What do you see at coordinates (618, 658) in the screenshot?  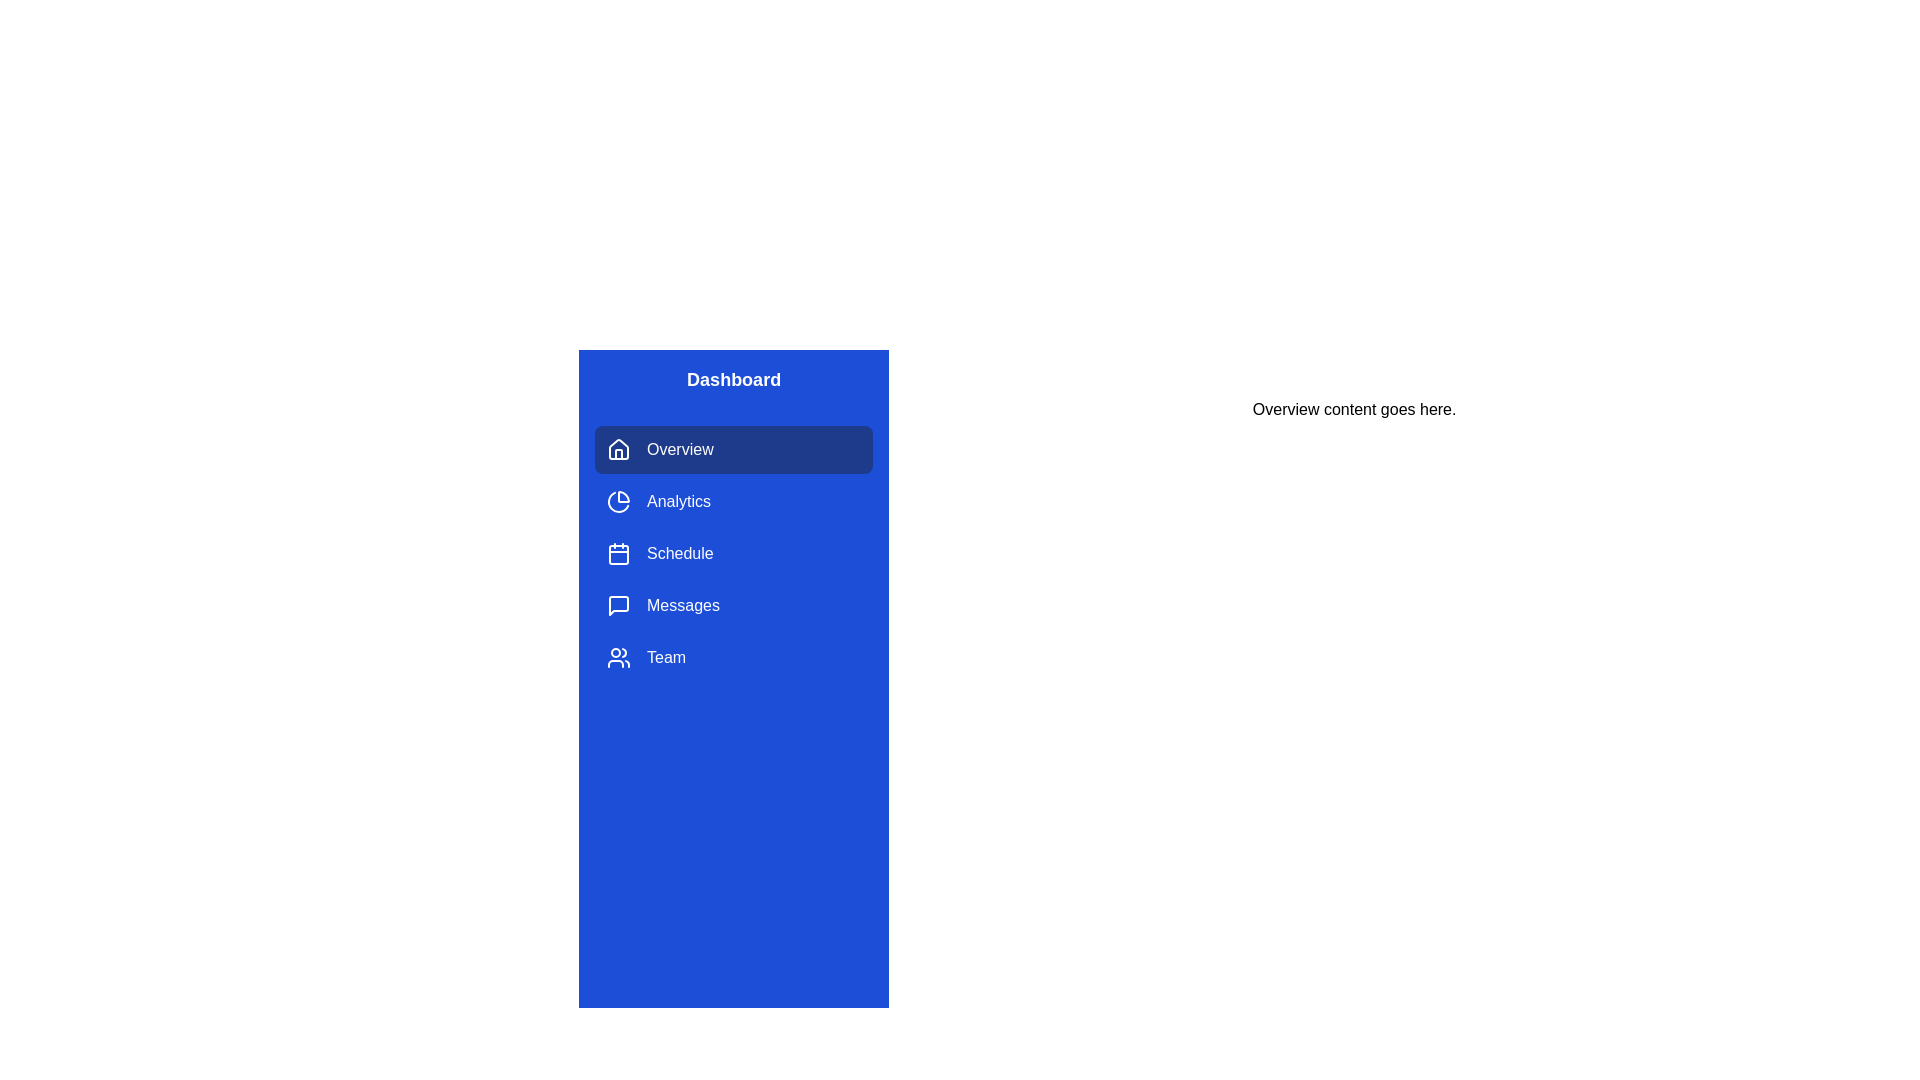 I see `the SVG icon resembling a group of people located under the 'Team' label in the sidebar menu` at bounding box center [618, 658].